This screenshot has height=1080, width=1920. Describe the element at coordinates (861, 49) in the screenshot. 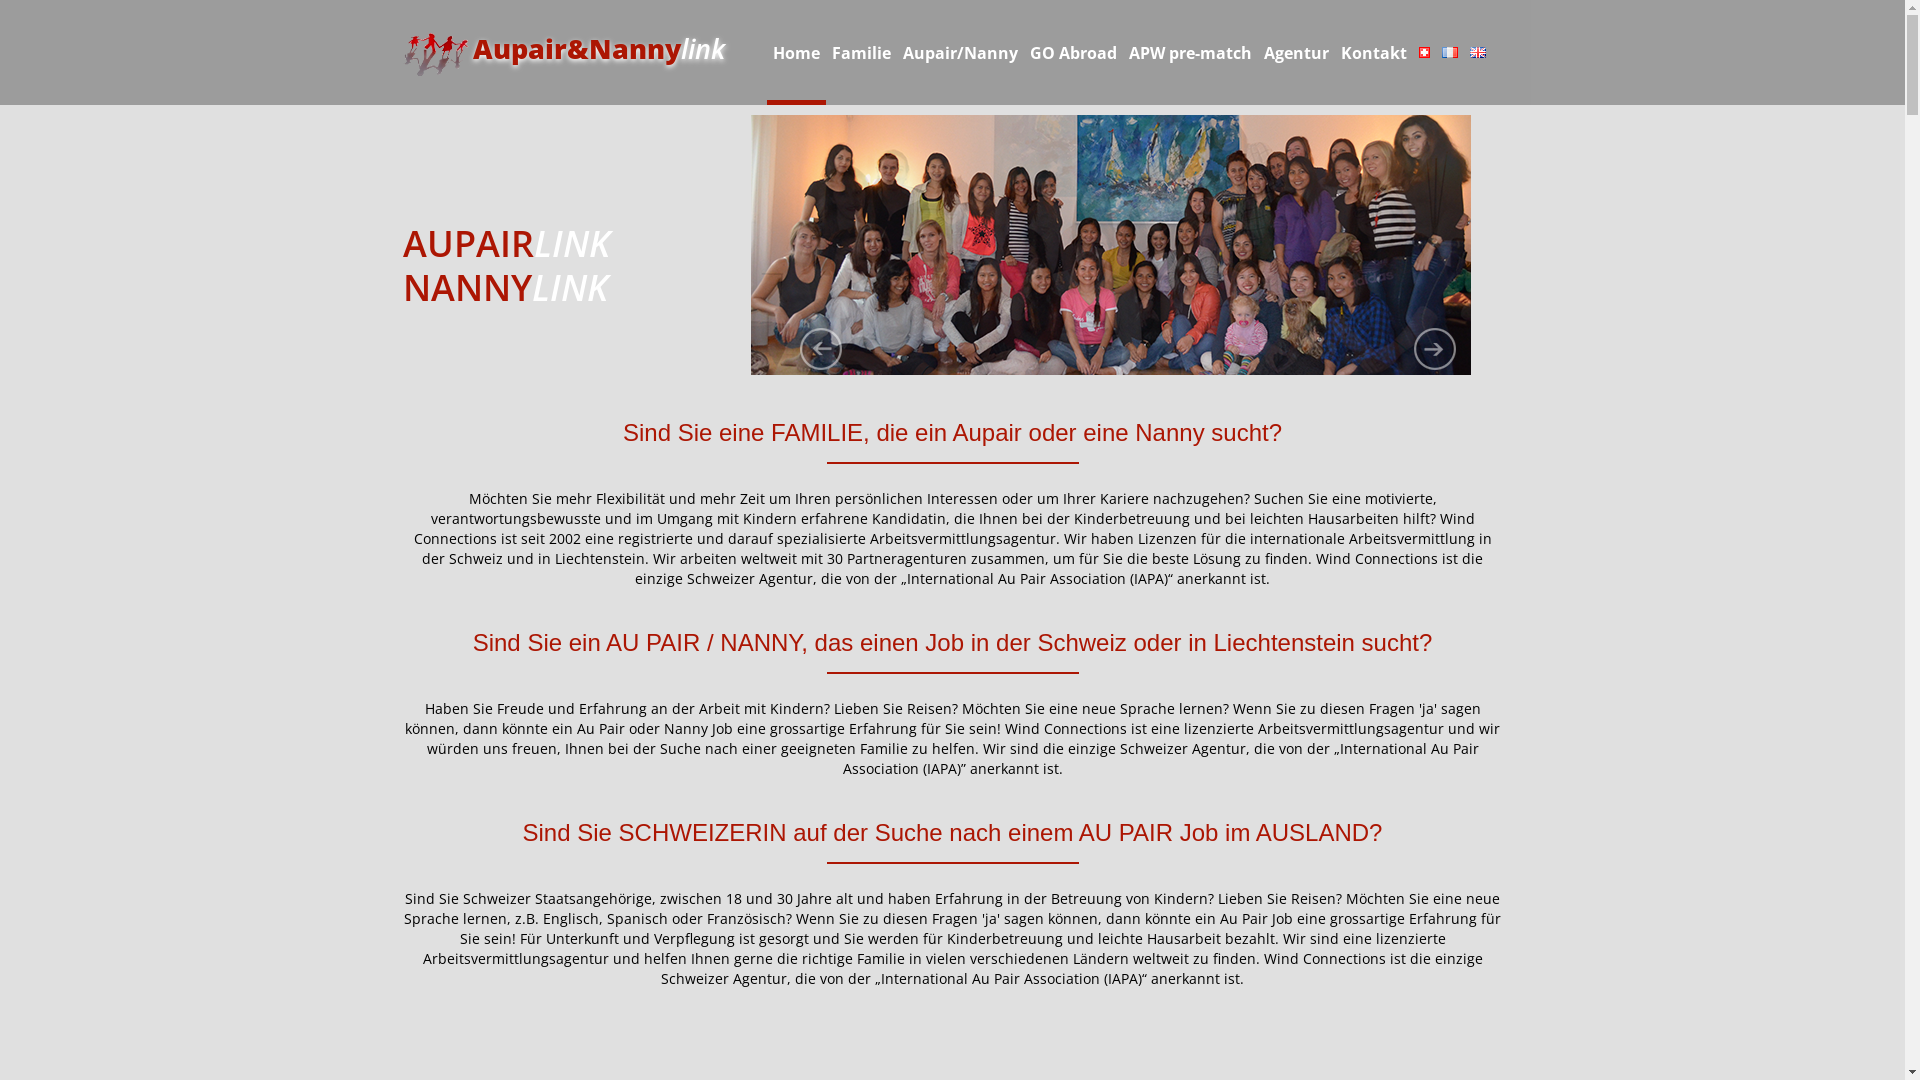

I see `'Familie'` at that location.